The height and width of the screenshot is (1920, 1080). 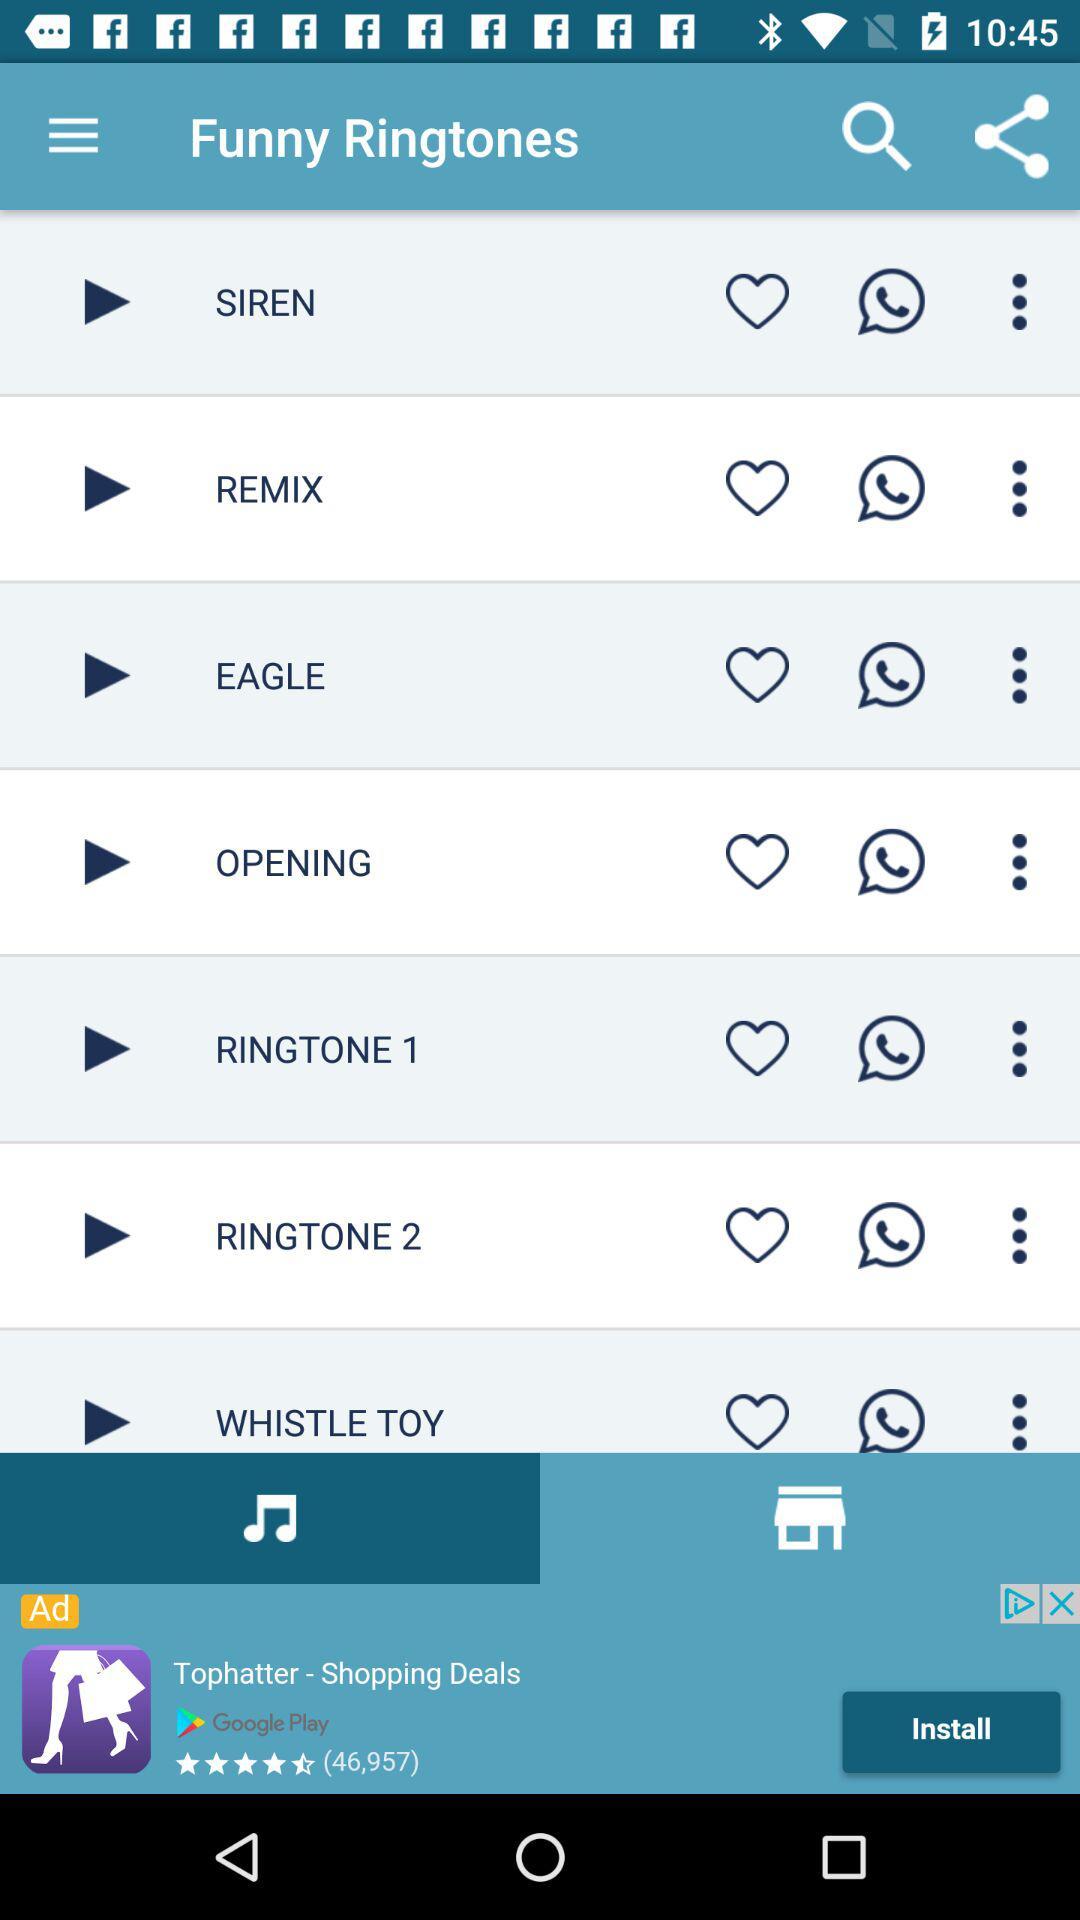 What do you see at coordinates (757, 1415) in the screenshot?
I see `like` at bounding box center [757, 1415].